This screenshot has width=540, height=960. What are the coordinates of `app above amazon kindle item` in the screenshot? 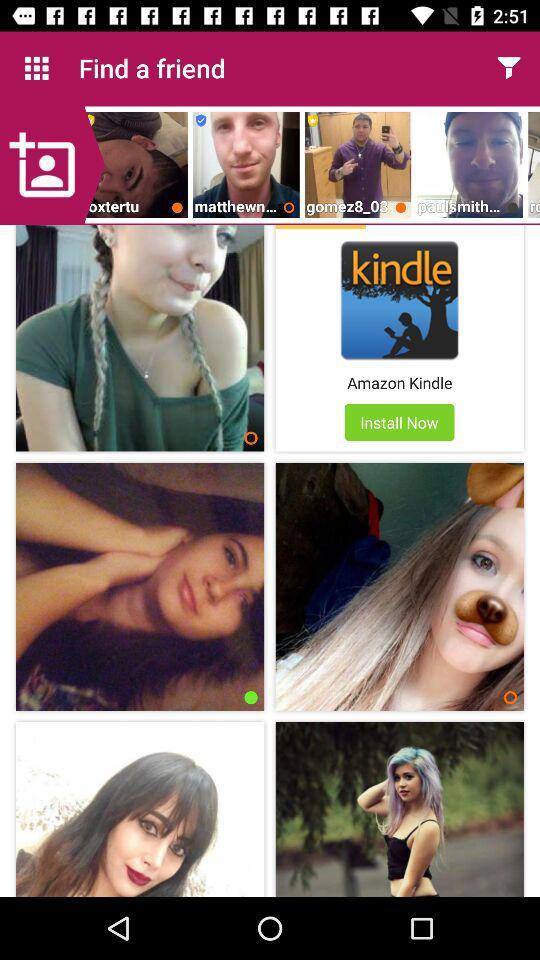 It's located at (399, 299).